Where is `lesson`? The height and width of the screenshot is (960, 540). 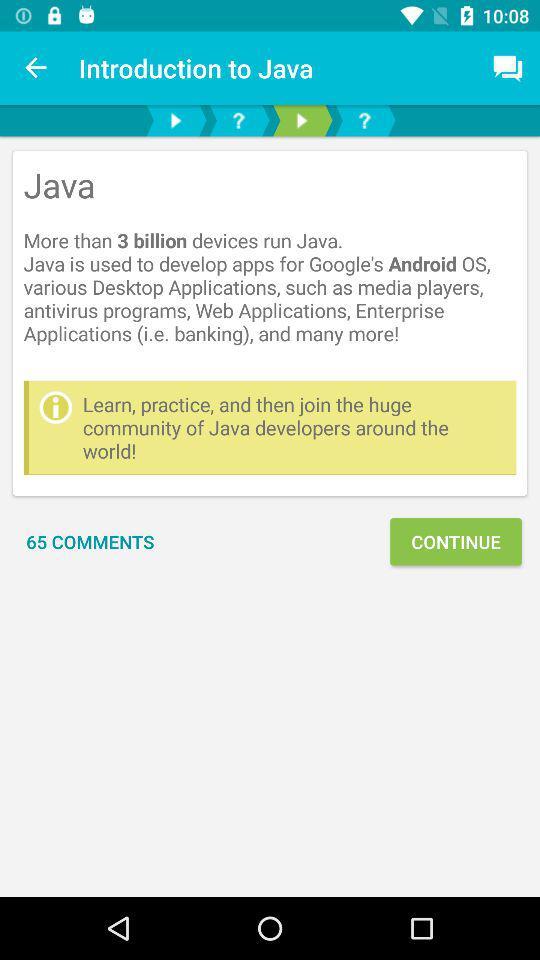
lesson is located at coordinates (175, 120).